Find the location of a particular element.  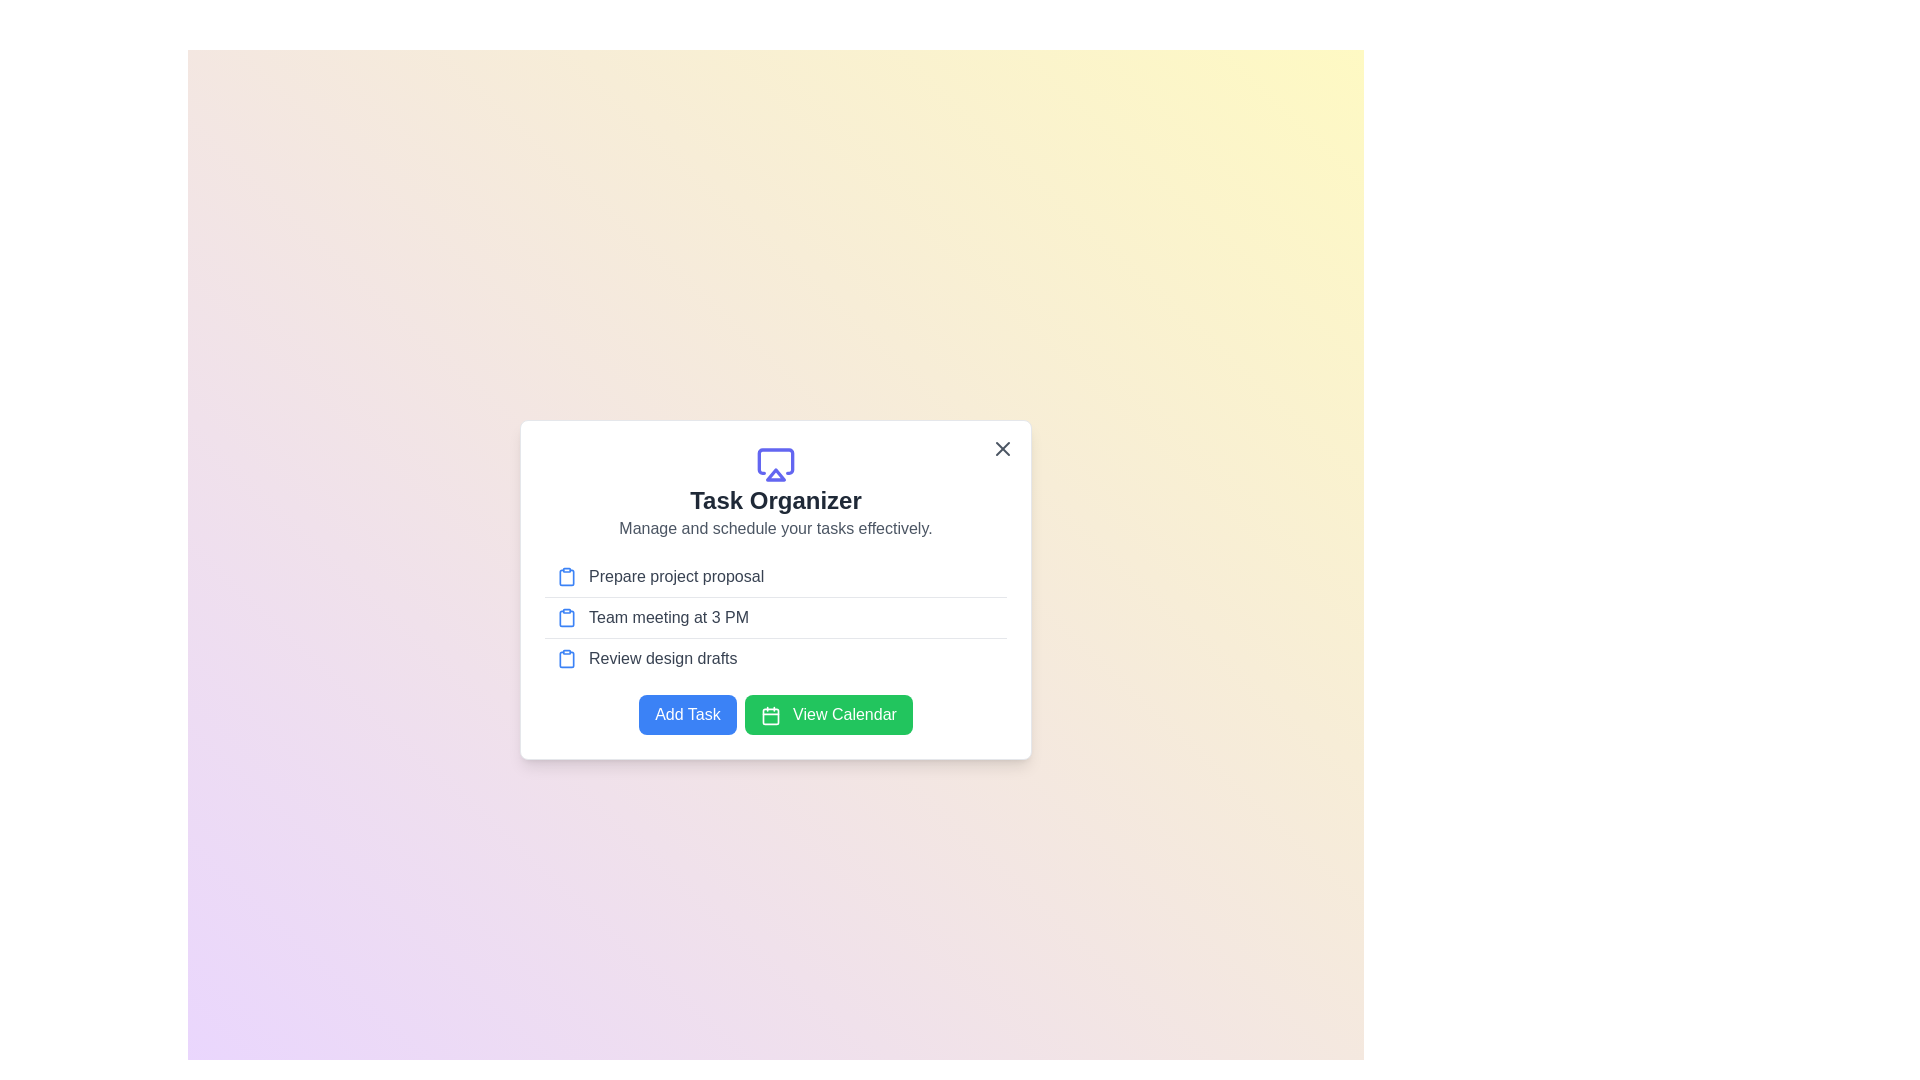

the calendar button is located at coordinates (775, 713).